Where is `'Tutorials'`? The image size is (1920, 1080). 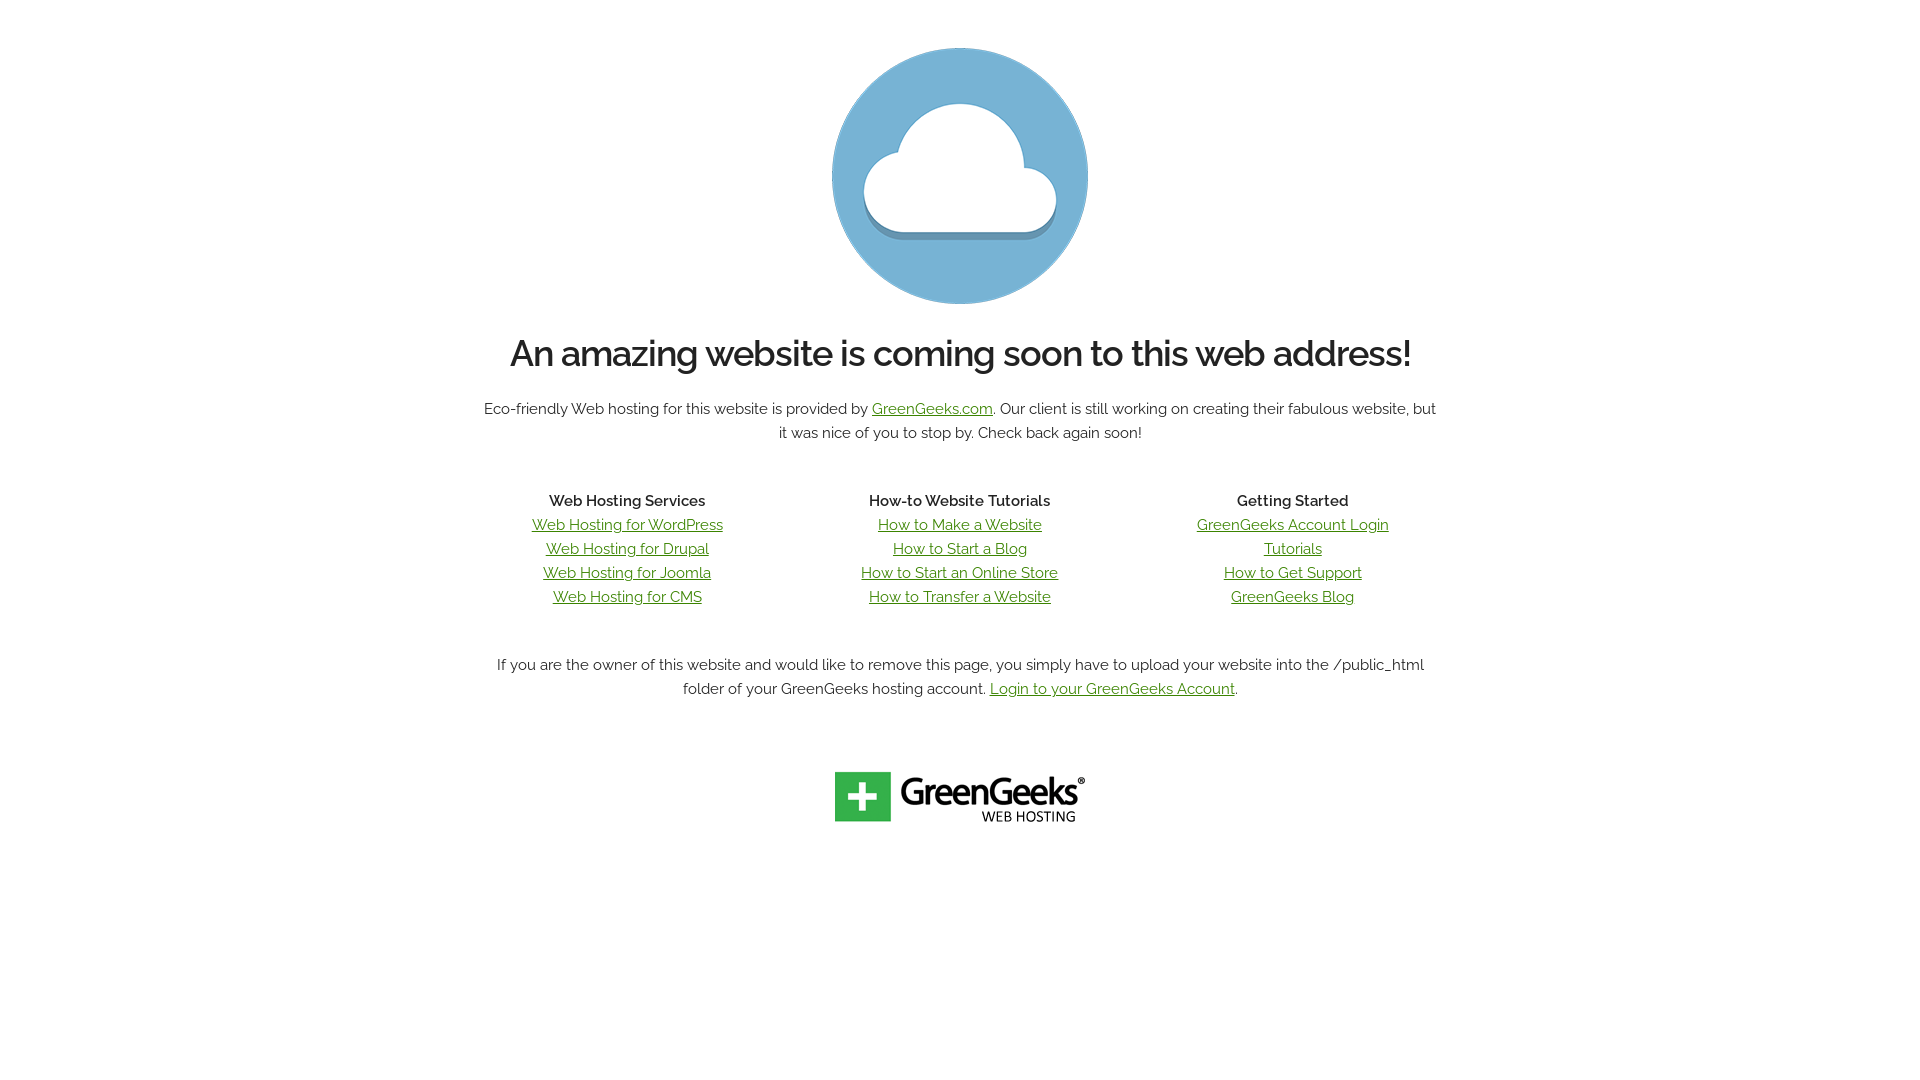 'Tutorials' is located at coordinates (1292, 548).